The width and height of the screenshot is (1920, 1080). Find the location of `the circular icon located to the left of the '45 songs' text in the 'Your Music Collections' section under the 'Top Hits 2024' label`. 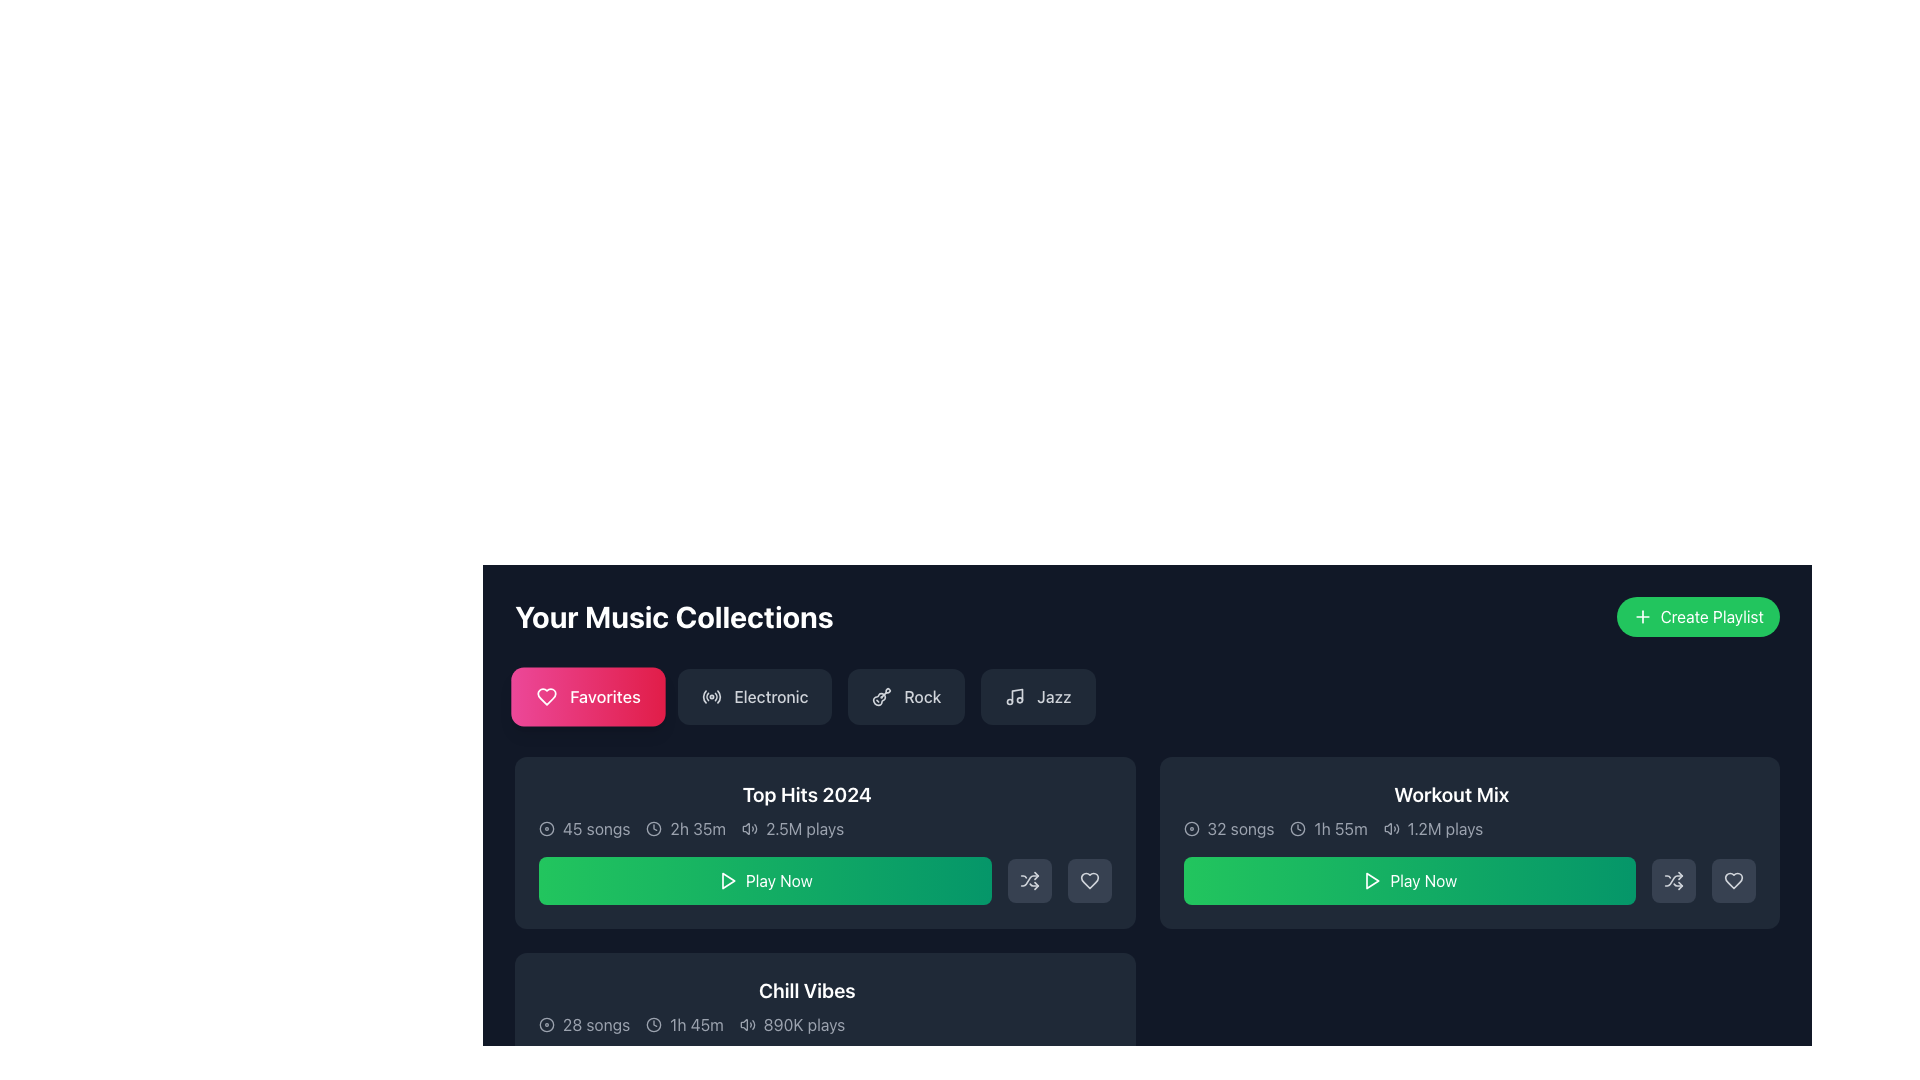

the circular icon located to the left of the '45 songs' text in the 'Your Music Collections' section under the 'Top Hits 2024' label is located at coordinates (547, 829).